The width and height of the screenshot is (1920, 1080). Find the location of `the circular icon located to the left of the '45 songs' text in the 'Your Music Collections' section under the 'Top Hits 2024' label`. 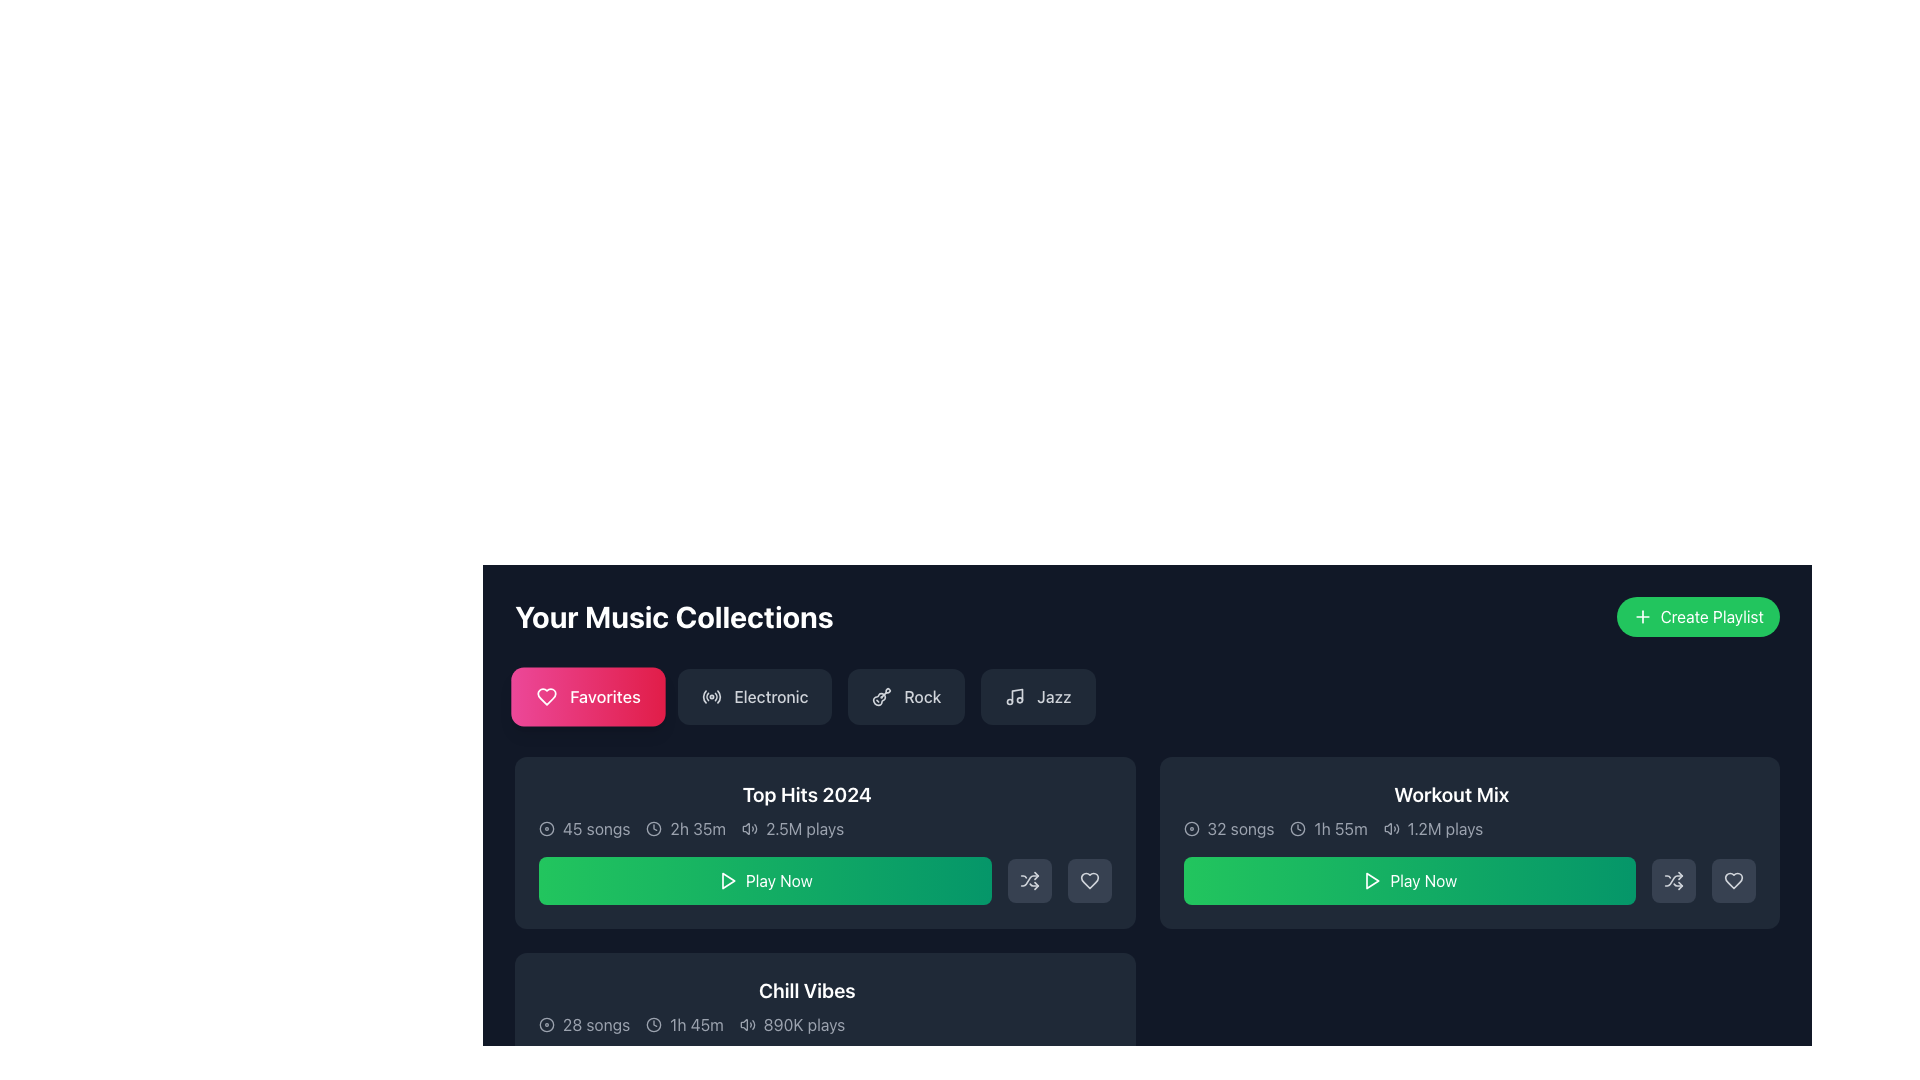

the circular icon located to the left of the '45 songs' text in the 'Your Music Collections' section under the 'Top Hits 2024' label is located at coordinates (547, 829).